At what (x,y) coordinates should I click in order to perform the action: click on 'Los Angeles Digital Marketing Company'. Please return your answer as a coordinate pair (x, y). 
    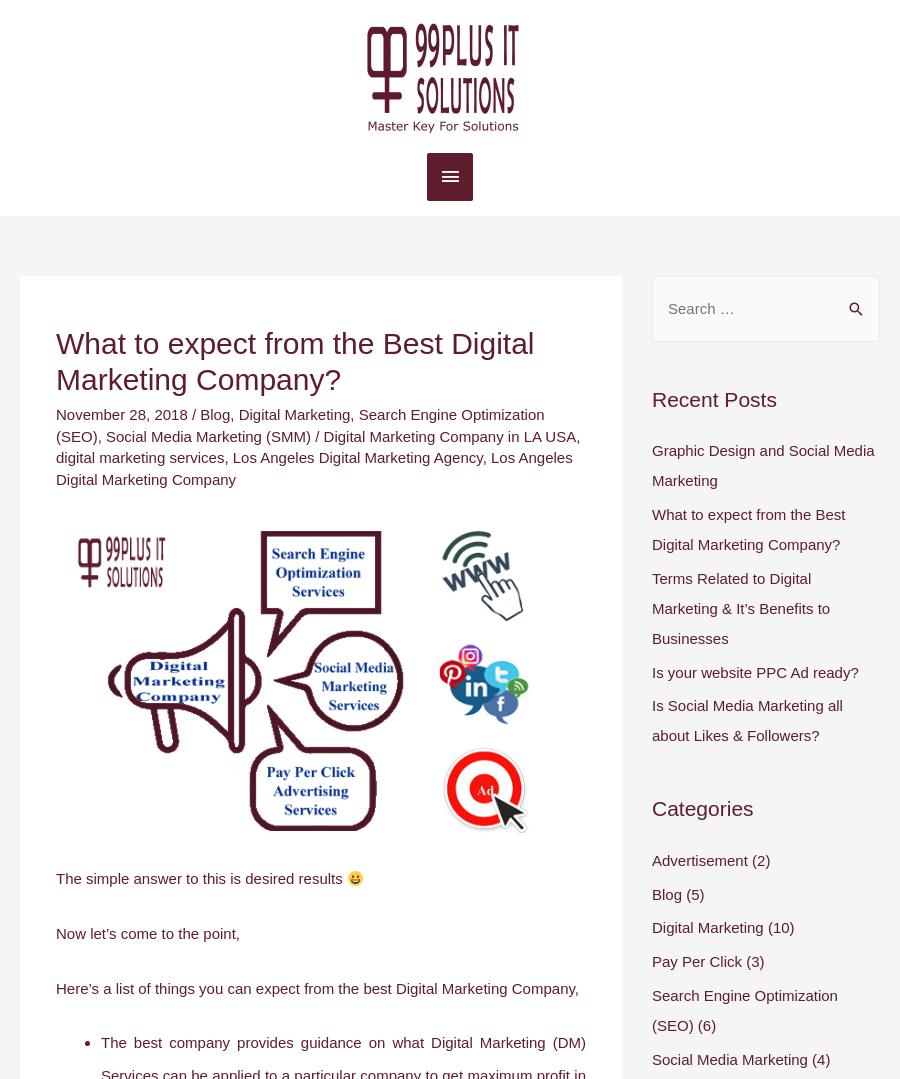
    Looking at the image, I should click on (313, 467).